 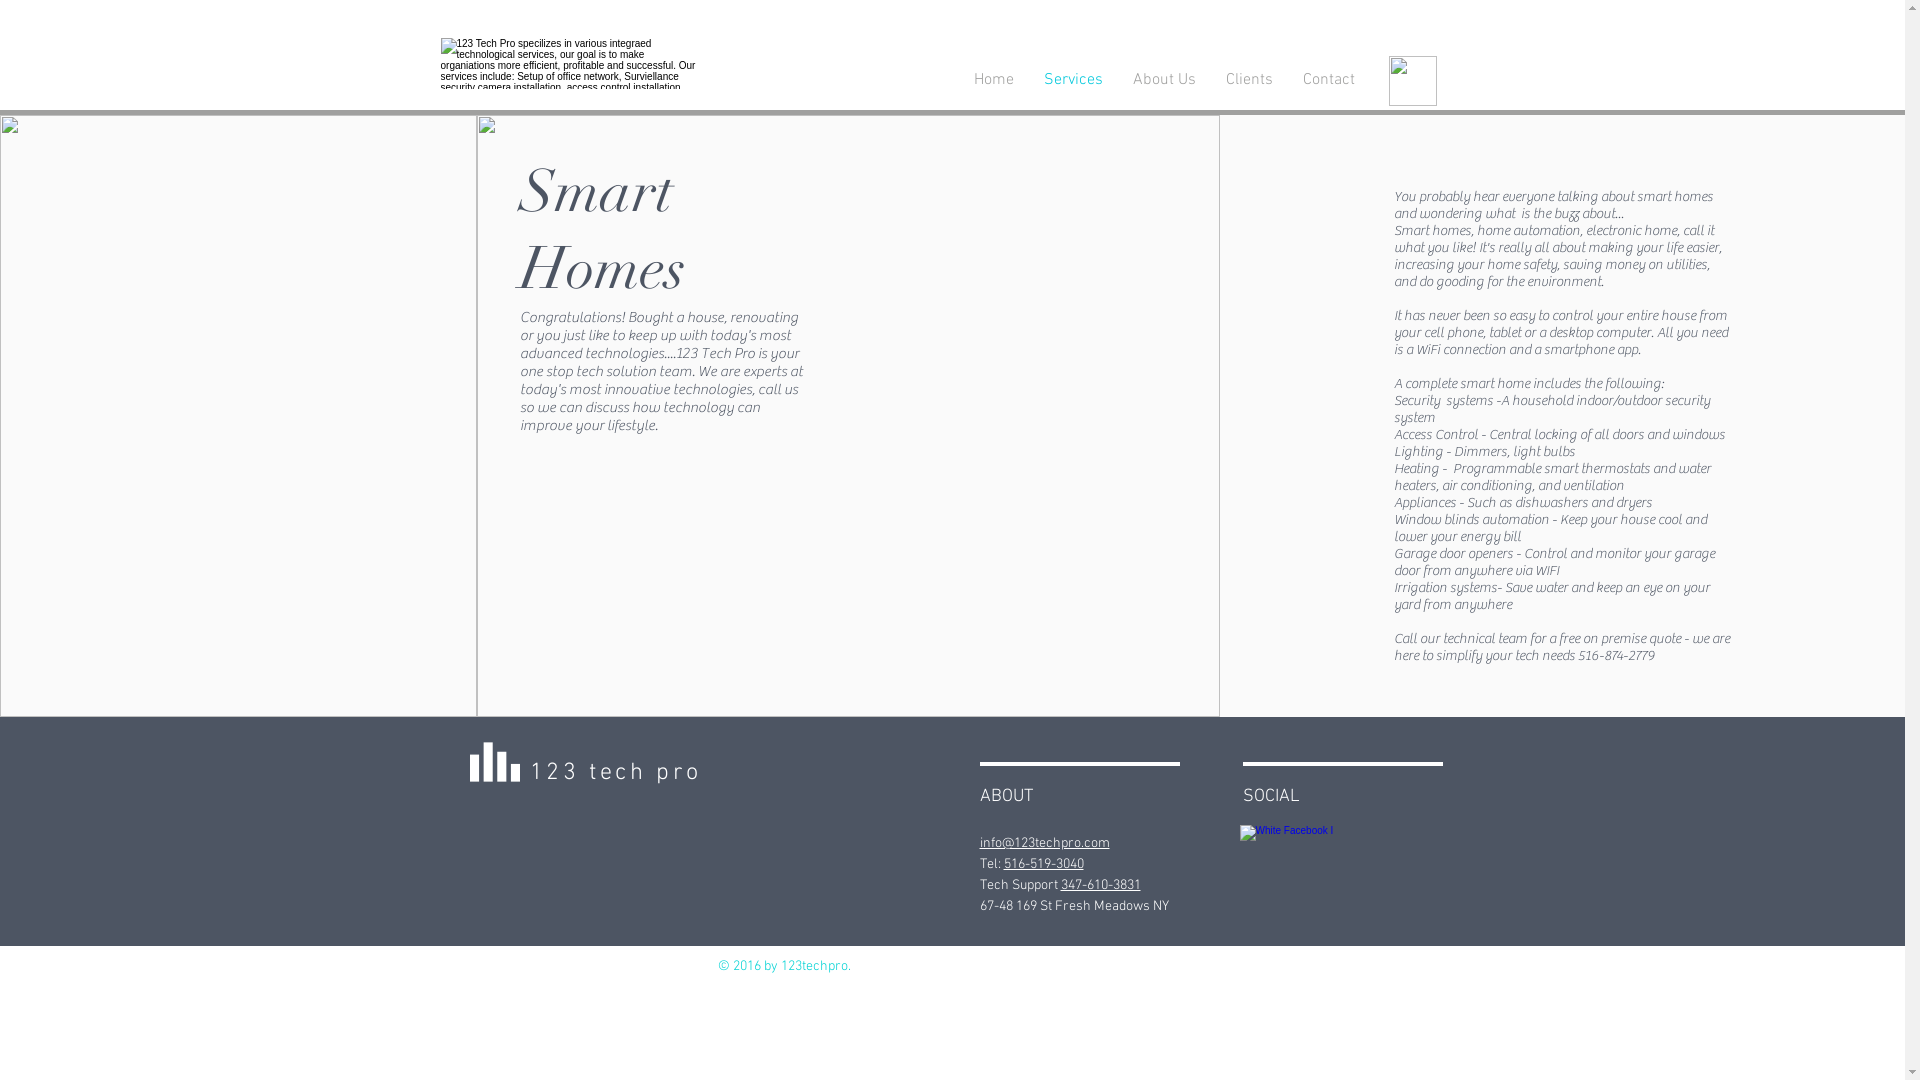 I want to click on '516-519-3040', so click(x=1003, y=863).